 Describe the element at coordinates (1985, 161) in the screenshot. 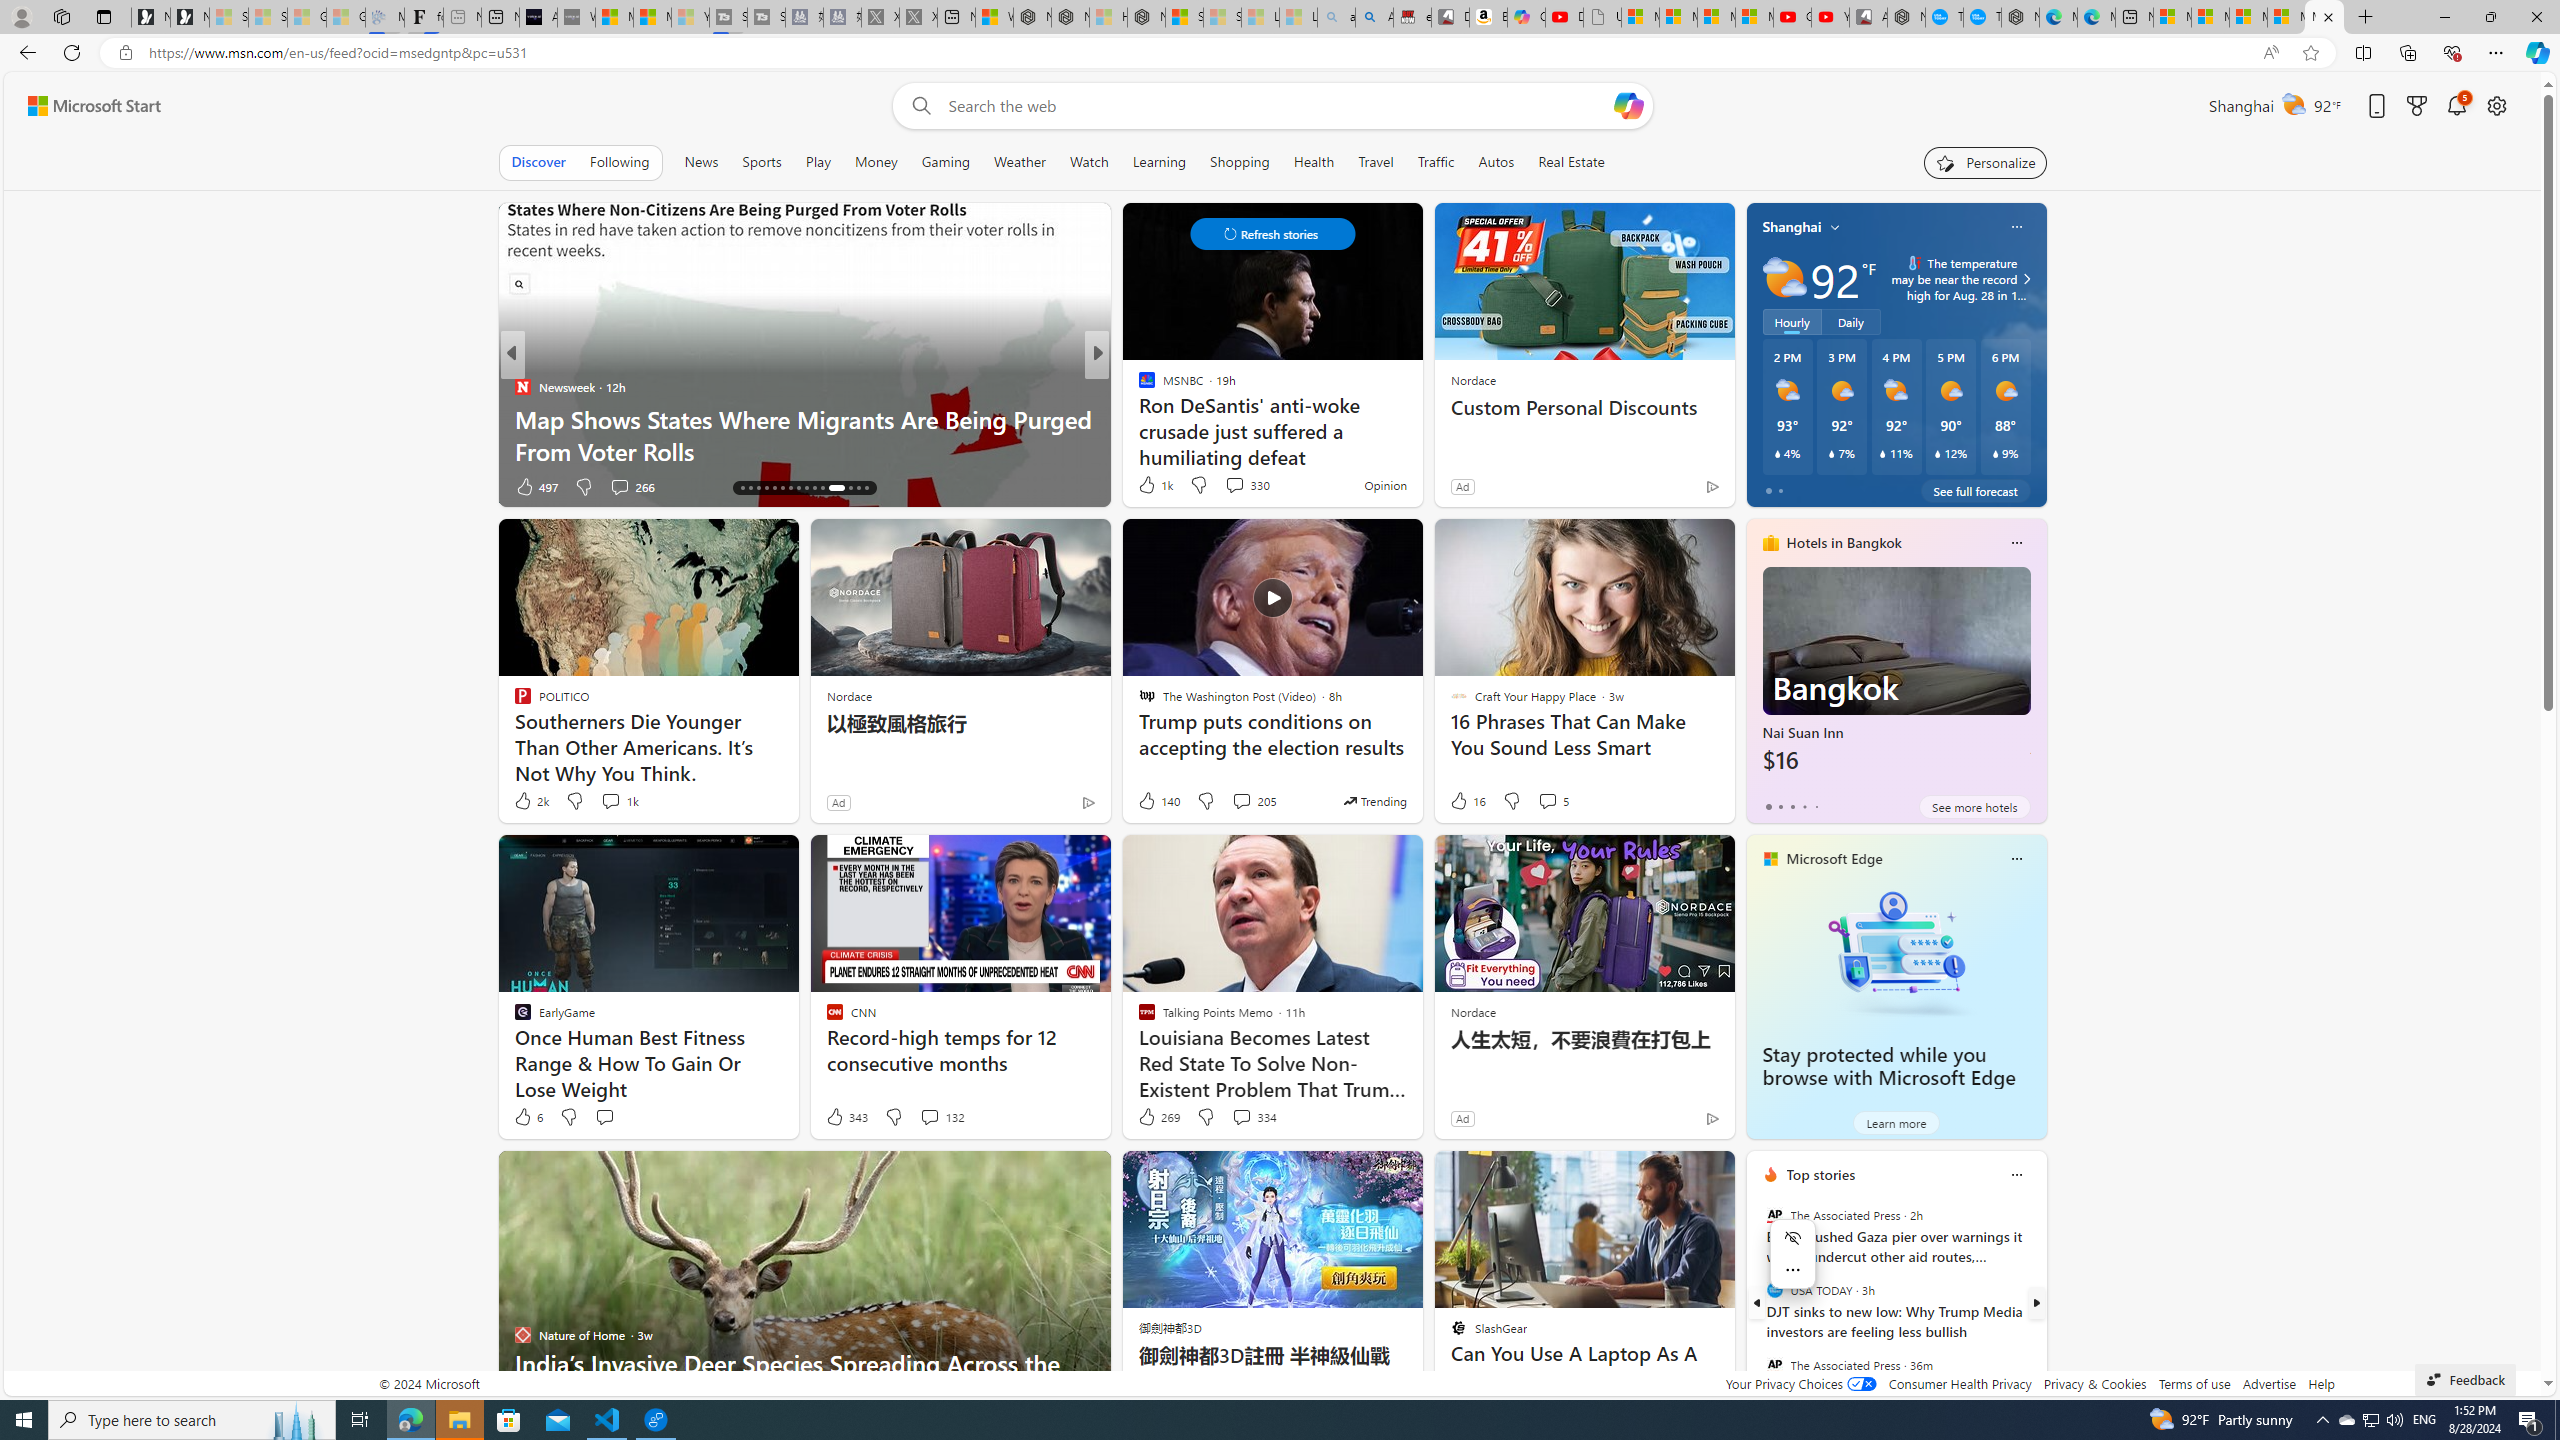

I see `'Personalize your feed"'` at that location.